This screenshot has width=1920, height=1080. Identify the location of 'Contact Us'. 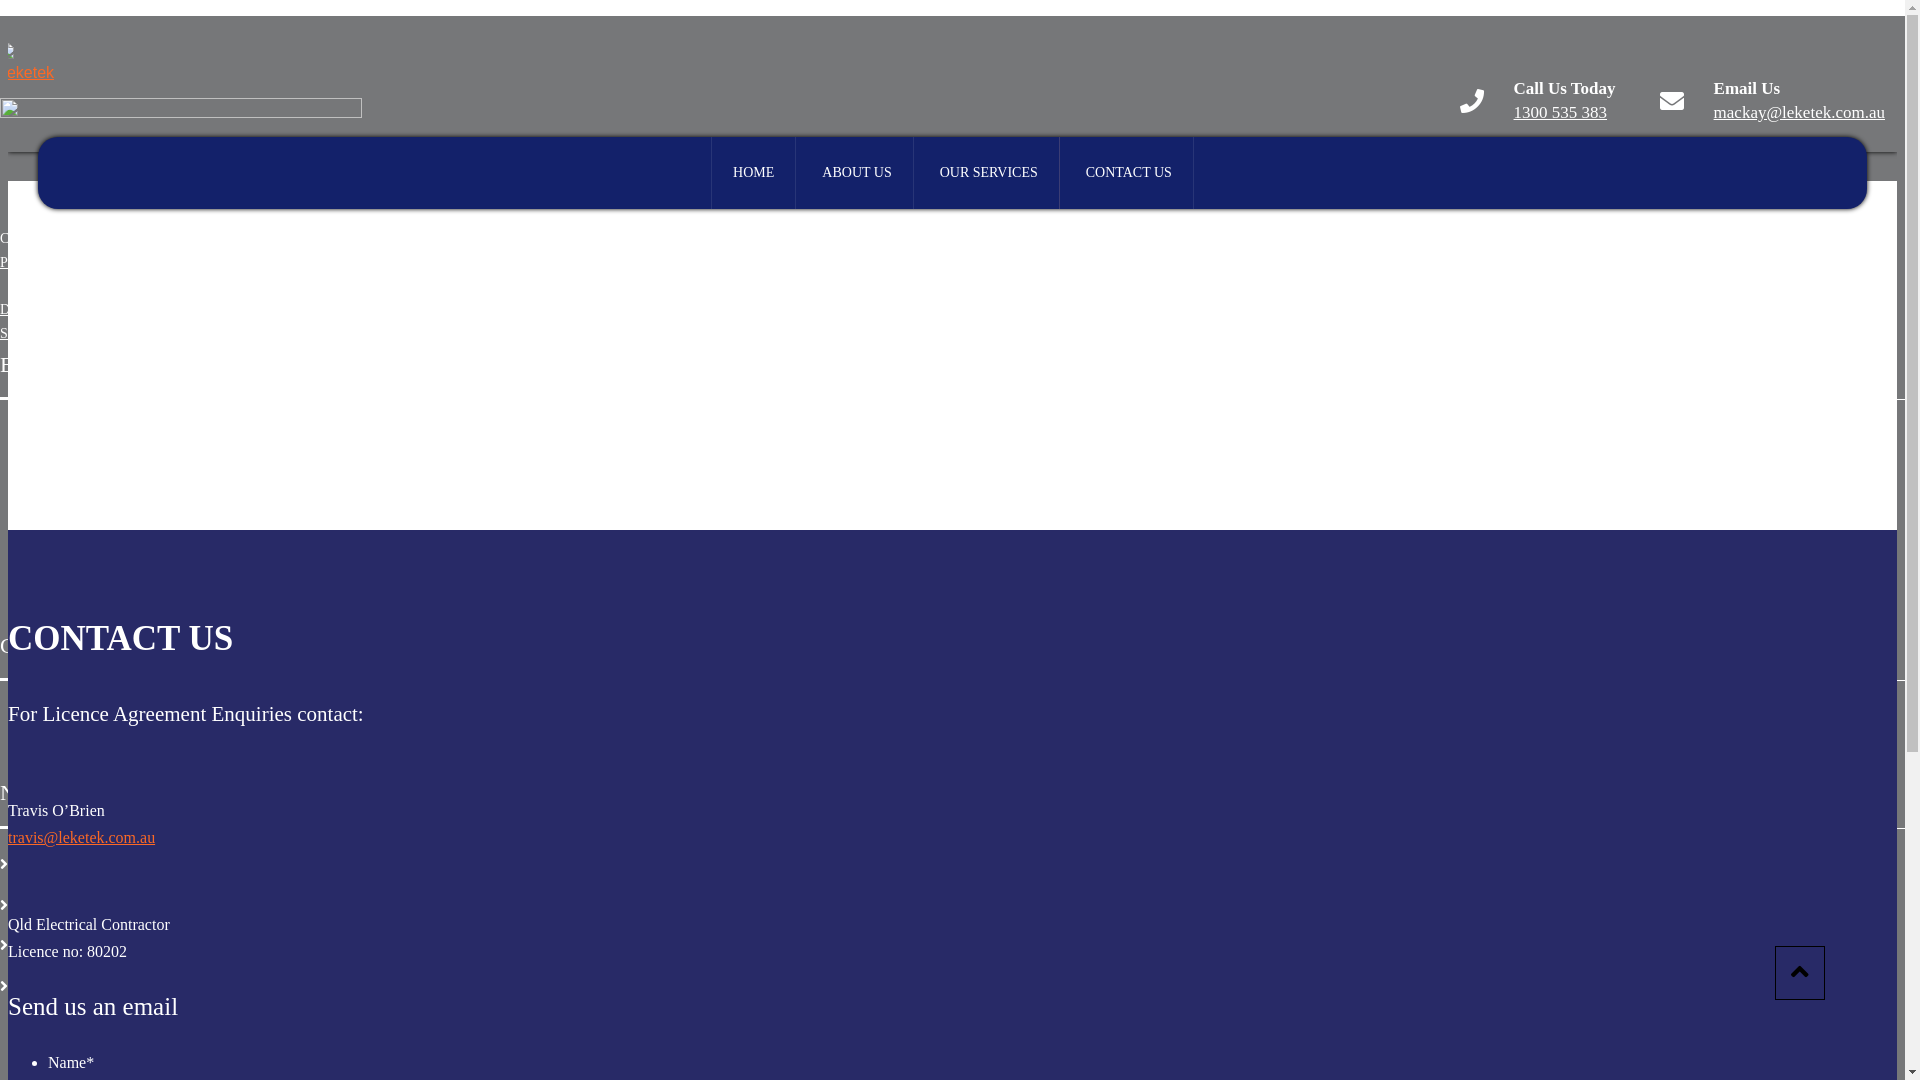
(38, 983).